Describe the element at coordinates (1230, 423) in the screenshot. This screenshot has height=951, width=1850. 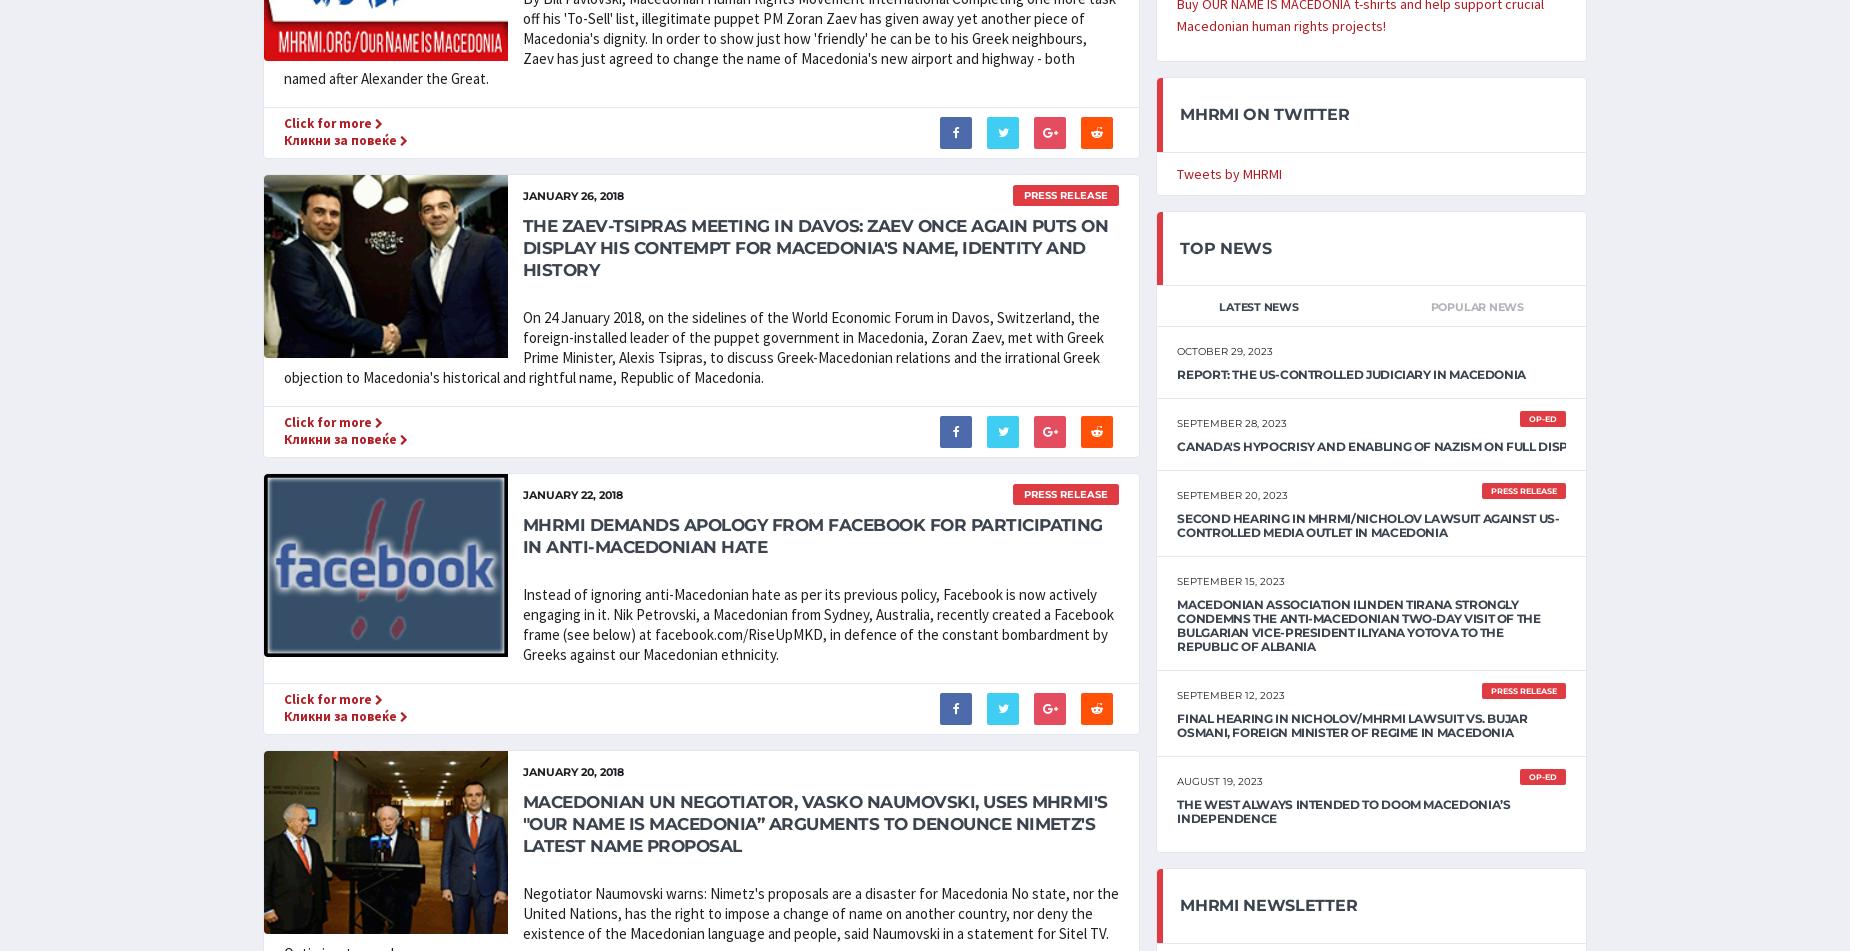
I see `'September 28, 2023'` at that location.